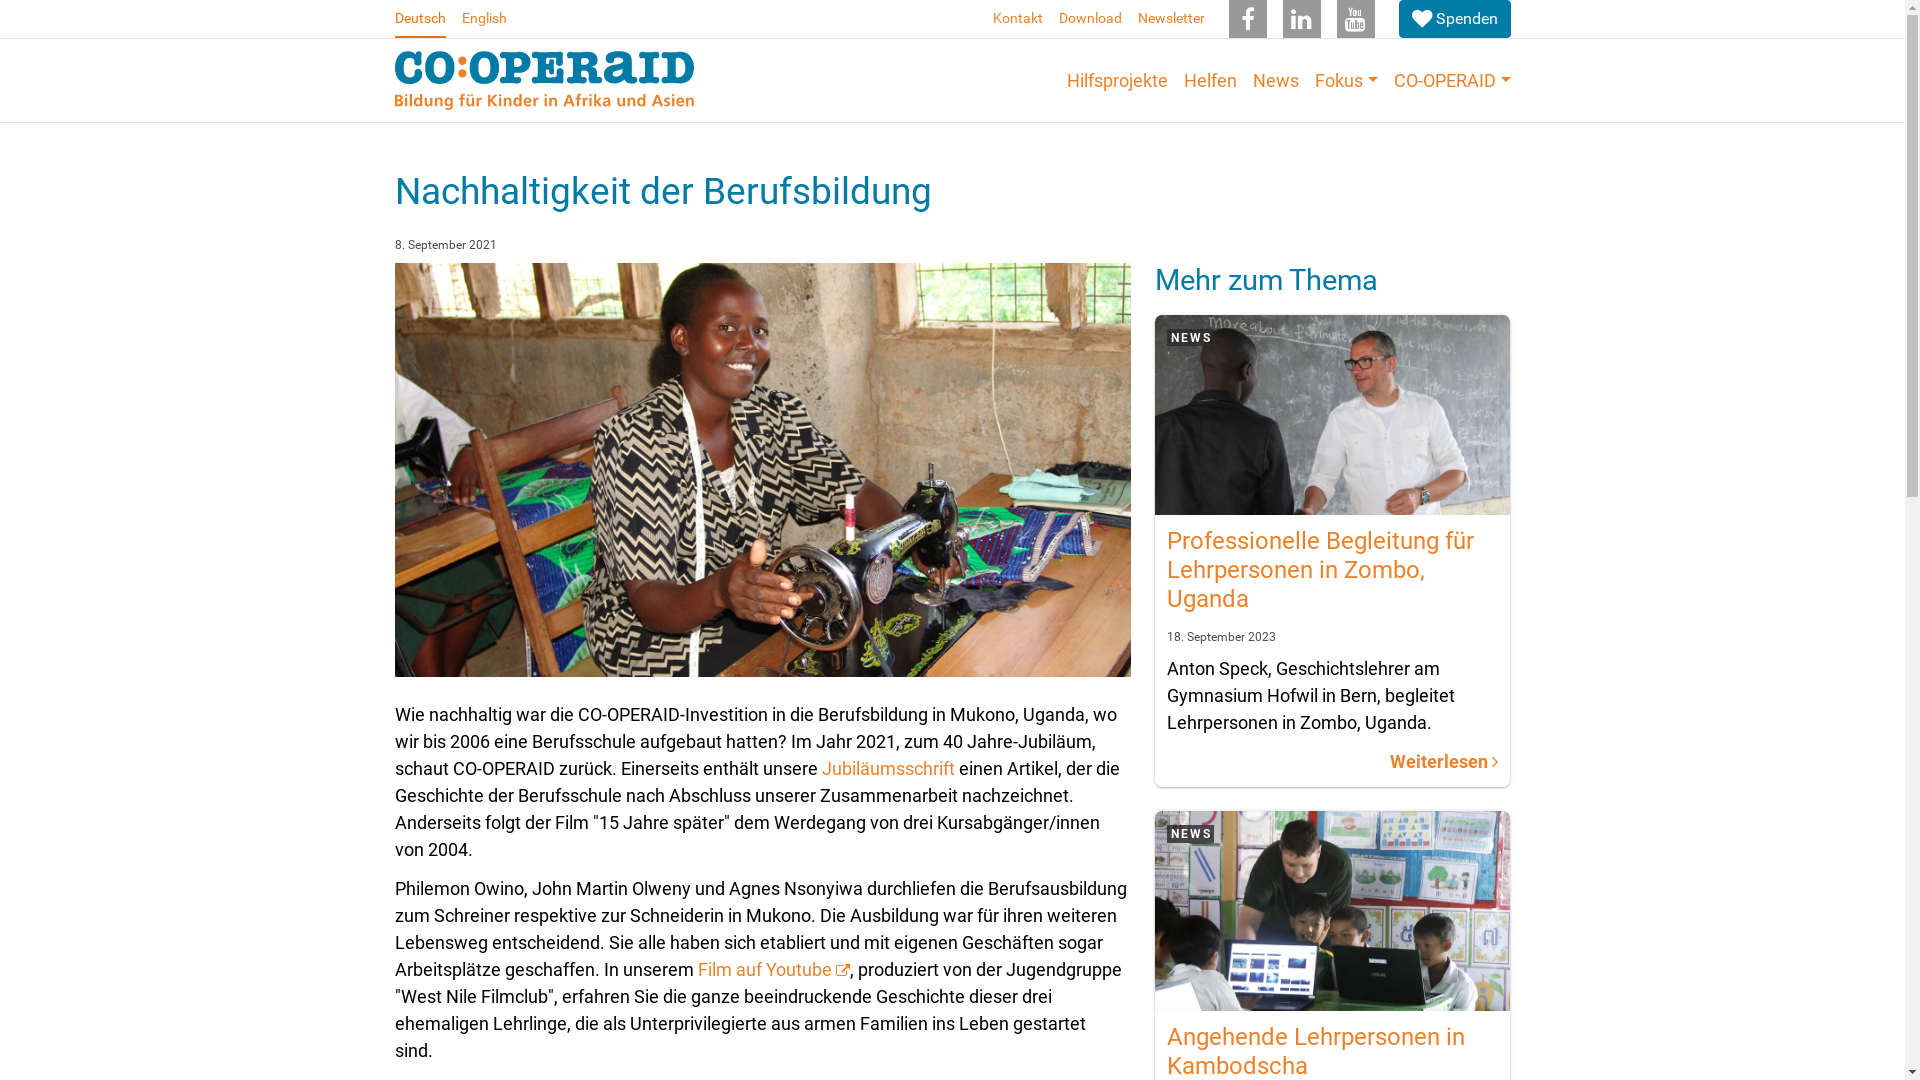 The image size is (1920, 1080). I want to click on 'Newsletter', so click(1129, 19).